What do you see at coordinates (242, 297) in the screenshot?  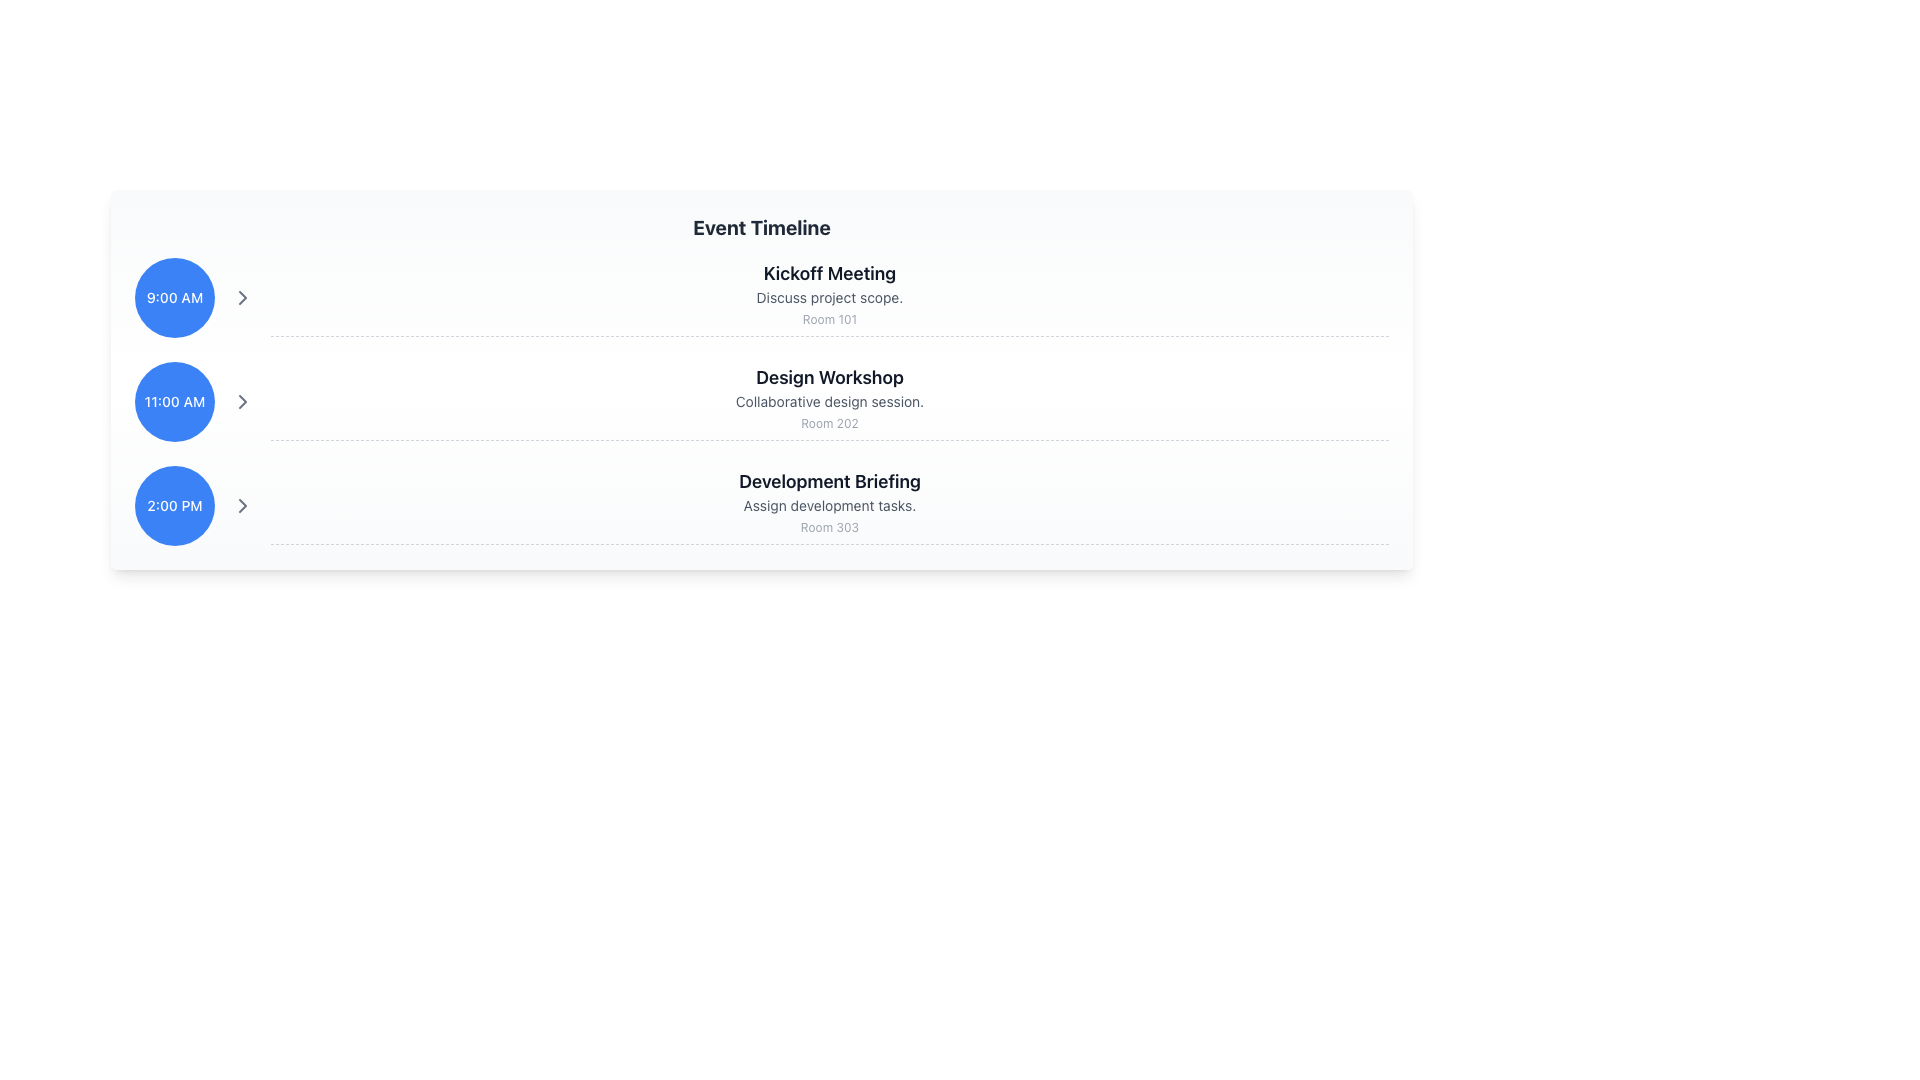 I see `the navigation icon located to the right of the '9:00 AM' label` at bounding box center [242, 297].